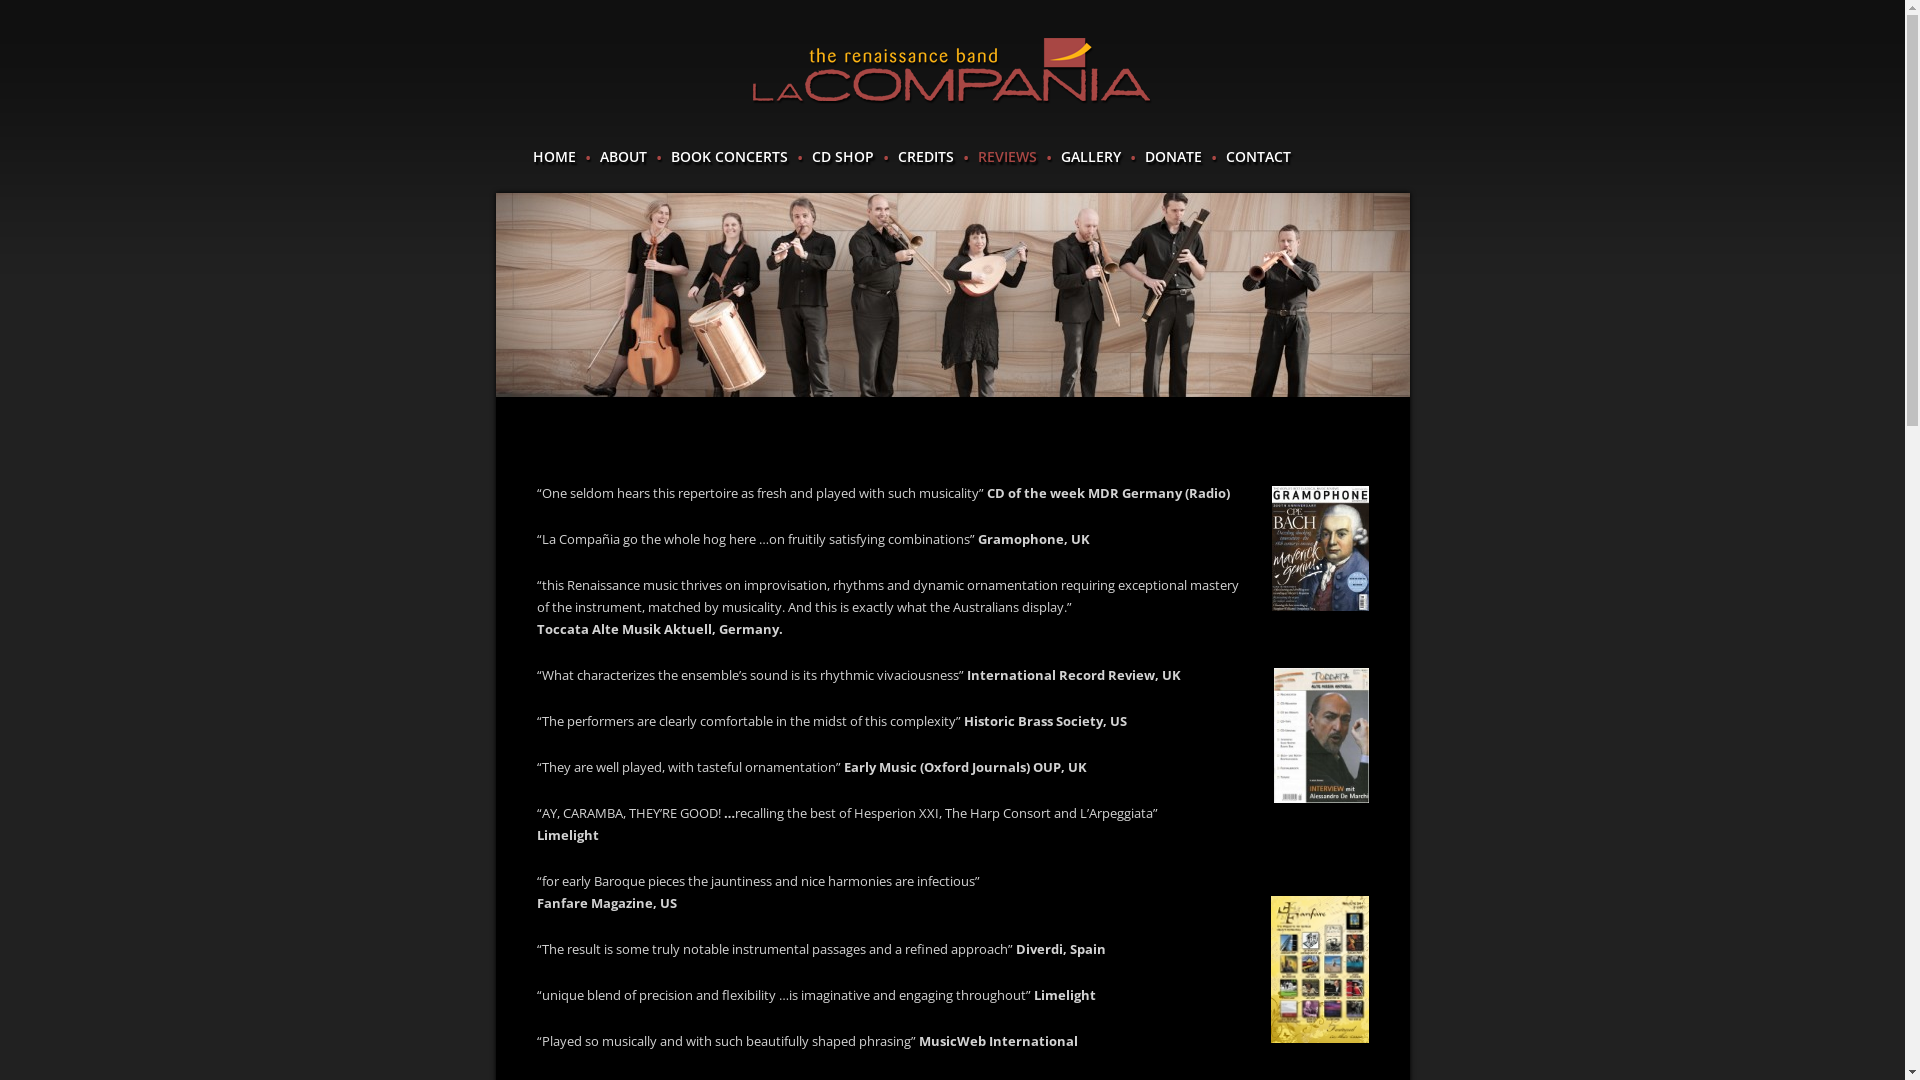 The width and height of the screenshot is (1920, 1080). What do you see at coordinates (896, 156) in the screenshot?
I see `'CREDITS'` at bounding box center [896, 156].